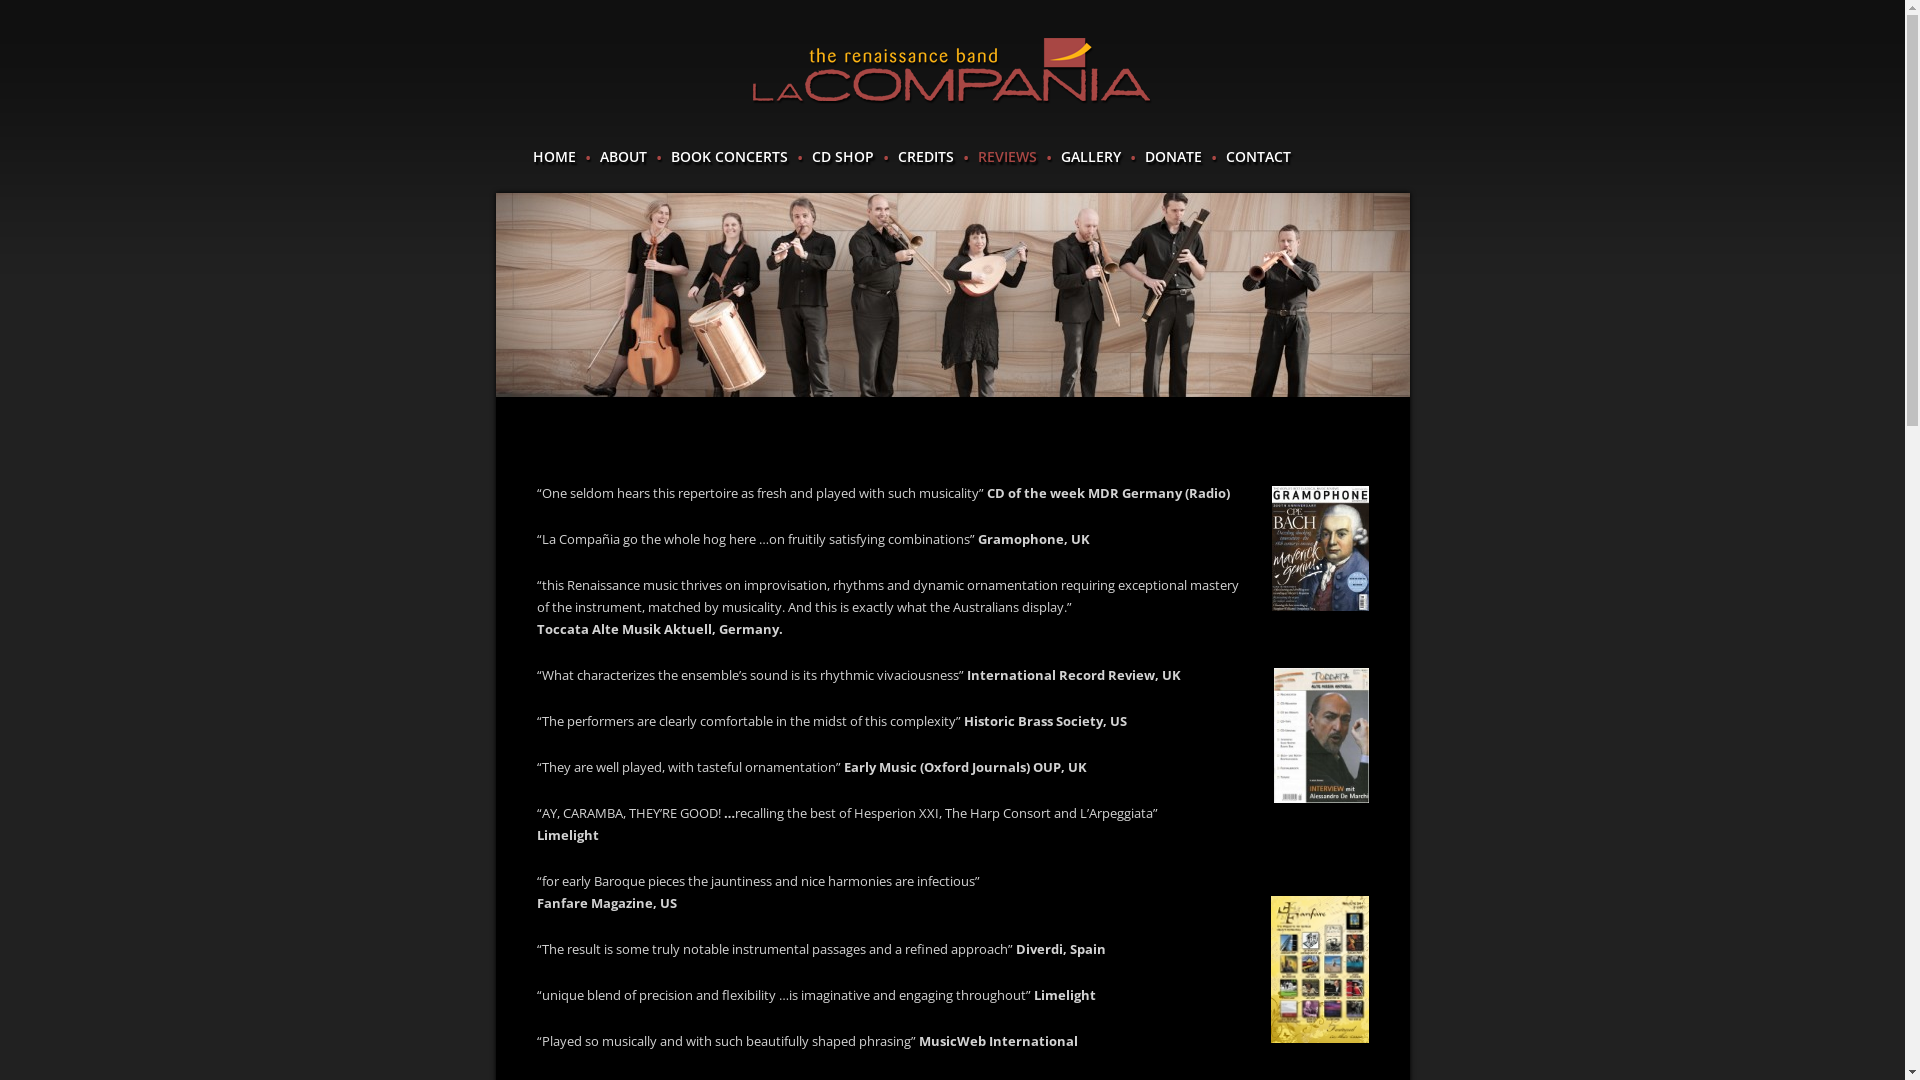 The width and height of the screenshot is (1920, 1080). What do you see at coordinates (896, 156) in the screenshot?
I see `'CREDITS'` at bounding box center [896, 156].